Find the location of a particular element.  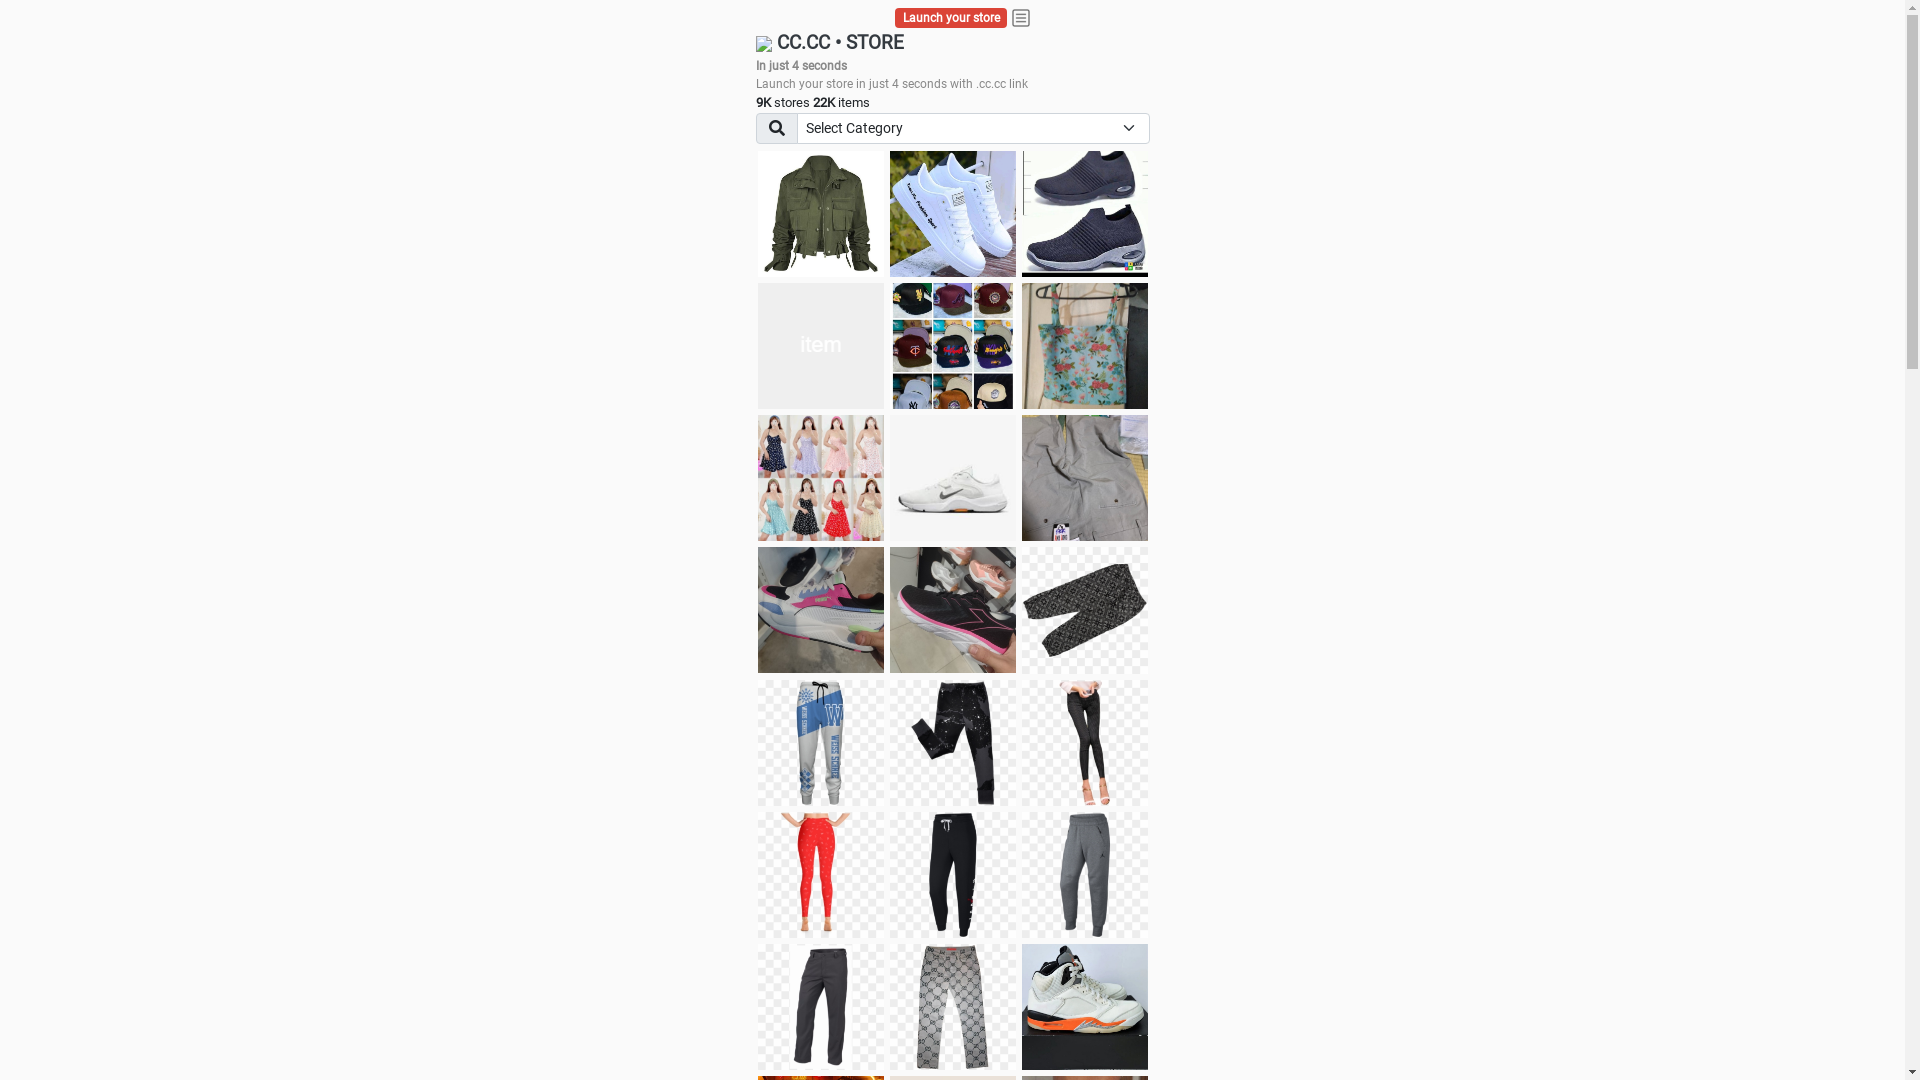

'shoes for boys' is located at coordinates (1083, 213).